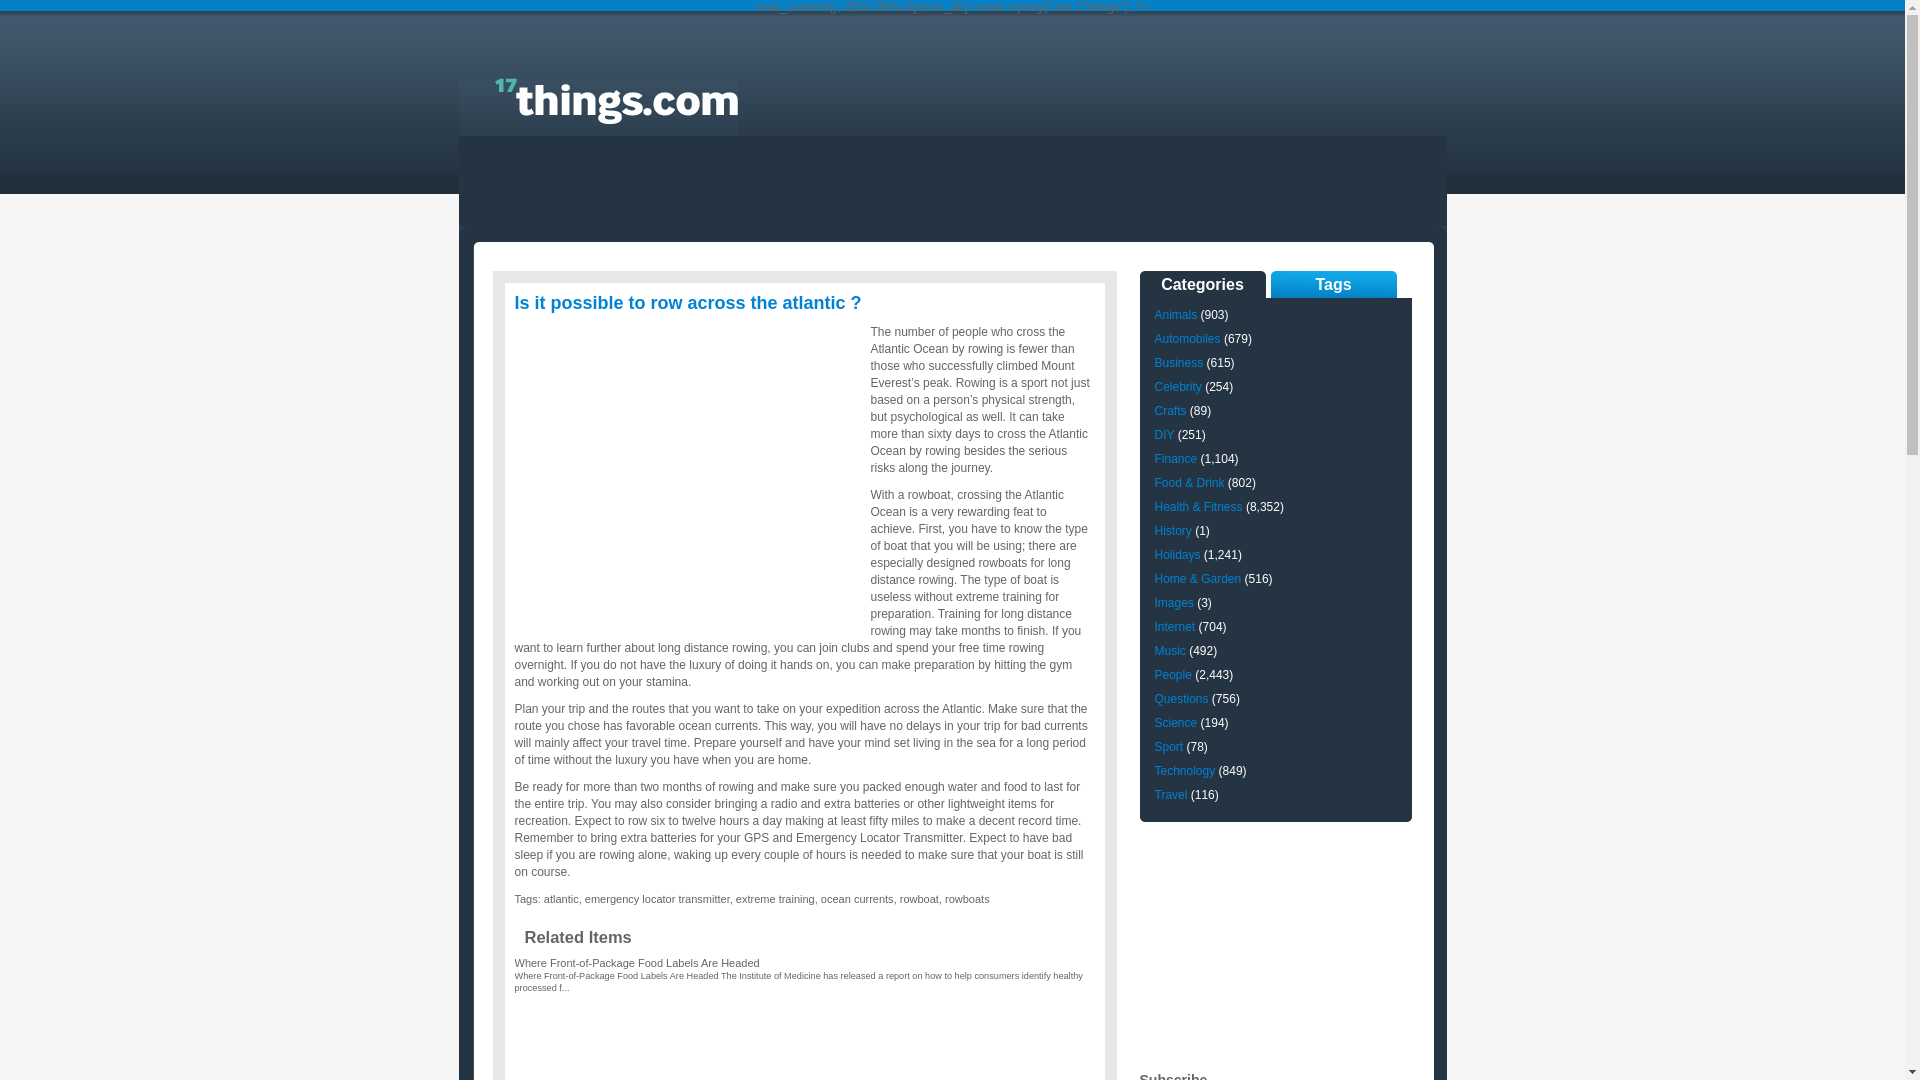  What do you see at coordinates (1163, 434) in the screenshot?
I see `'DIY'` at bounding box center [1163, 434].